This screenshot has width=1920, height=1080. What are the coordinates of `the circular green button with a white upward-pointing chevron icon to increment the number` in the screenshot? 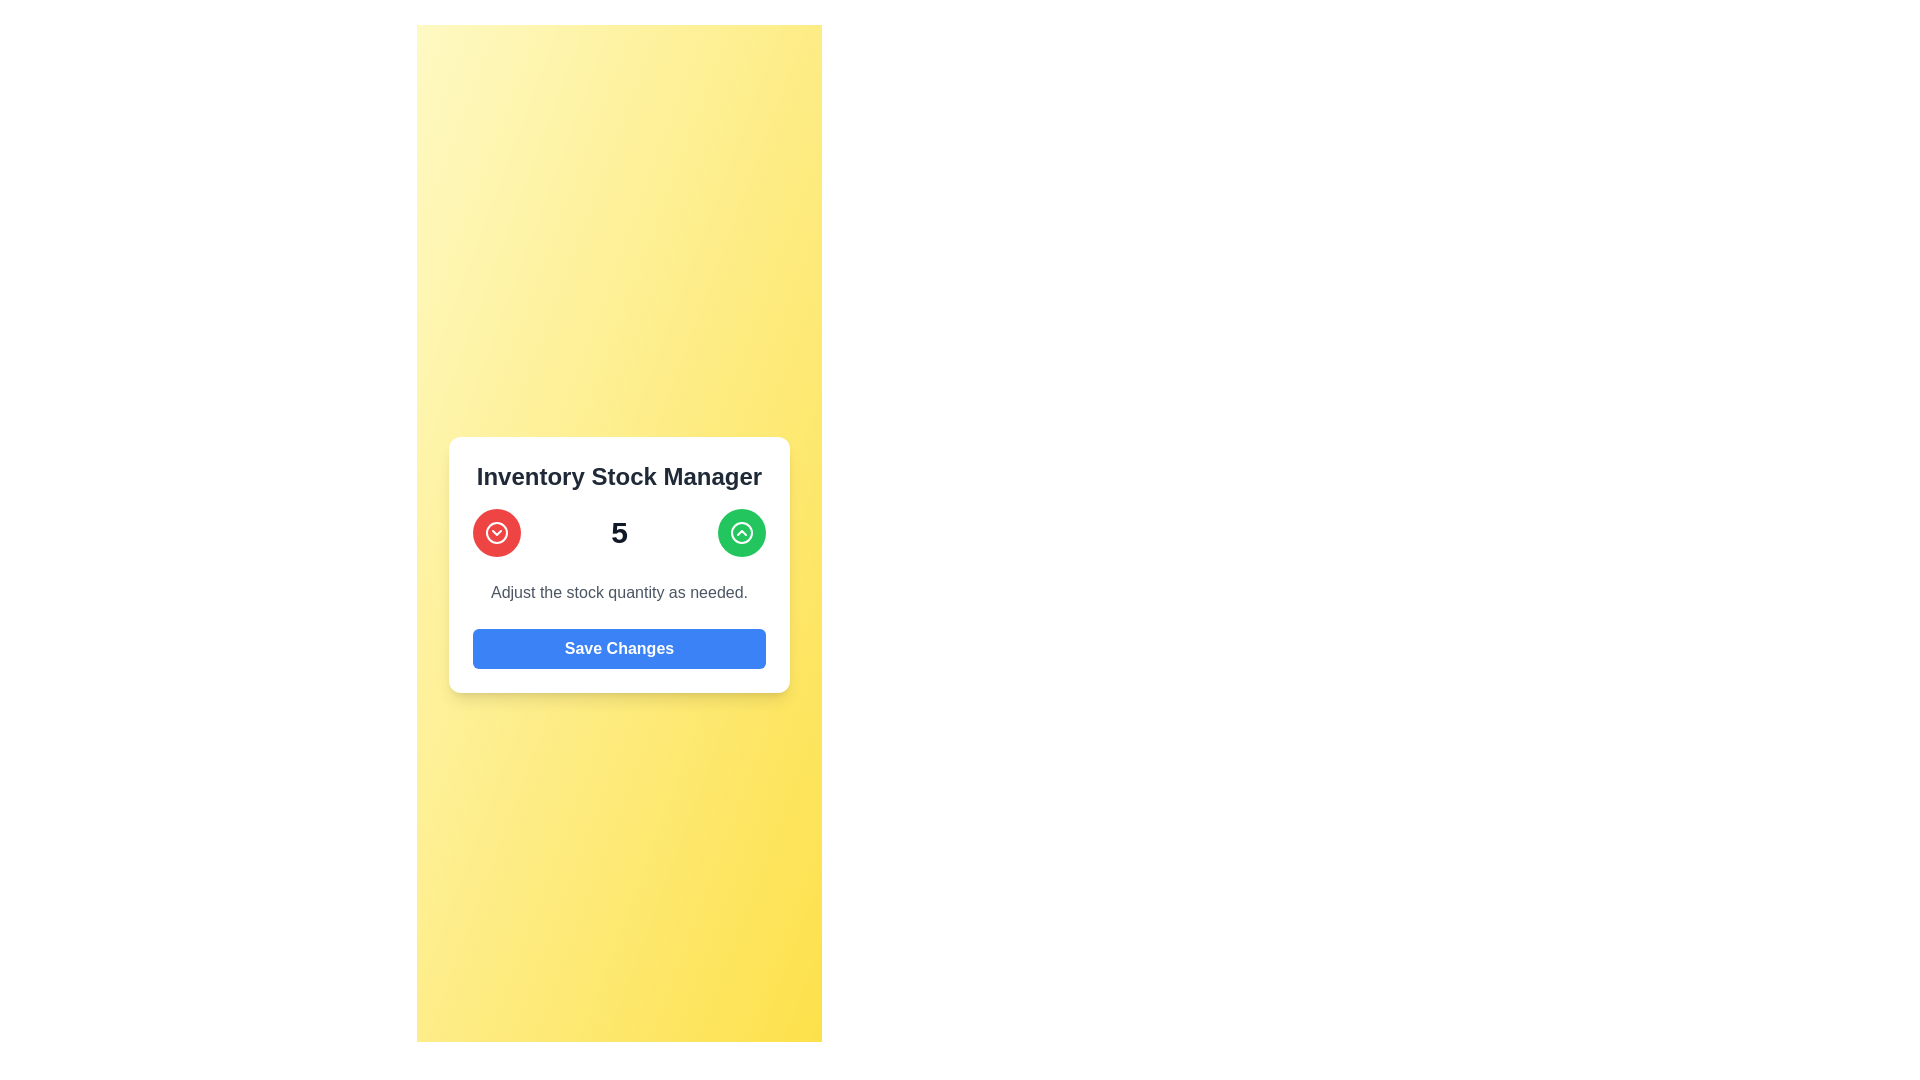 It's located at (741, 531).